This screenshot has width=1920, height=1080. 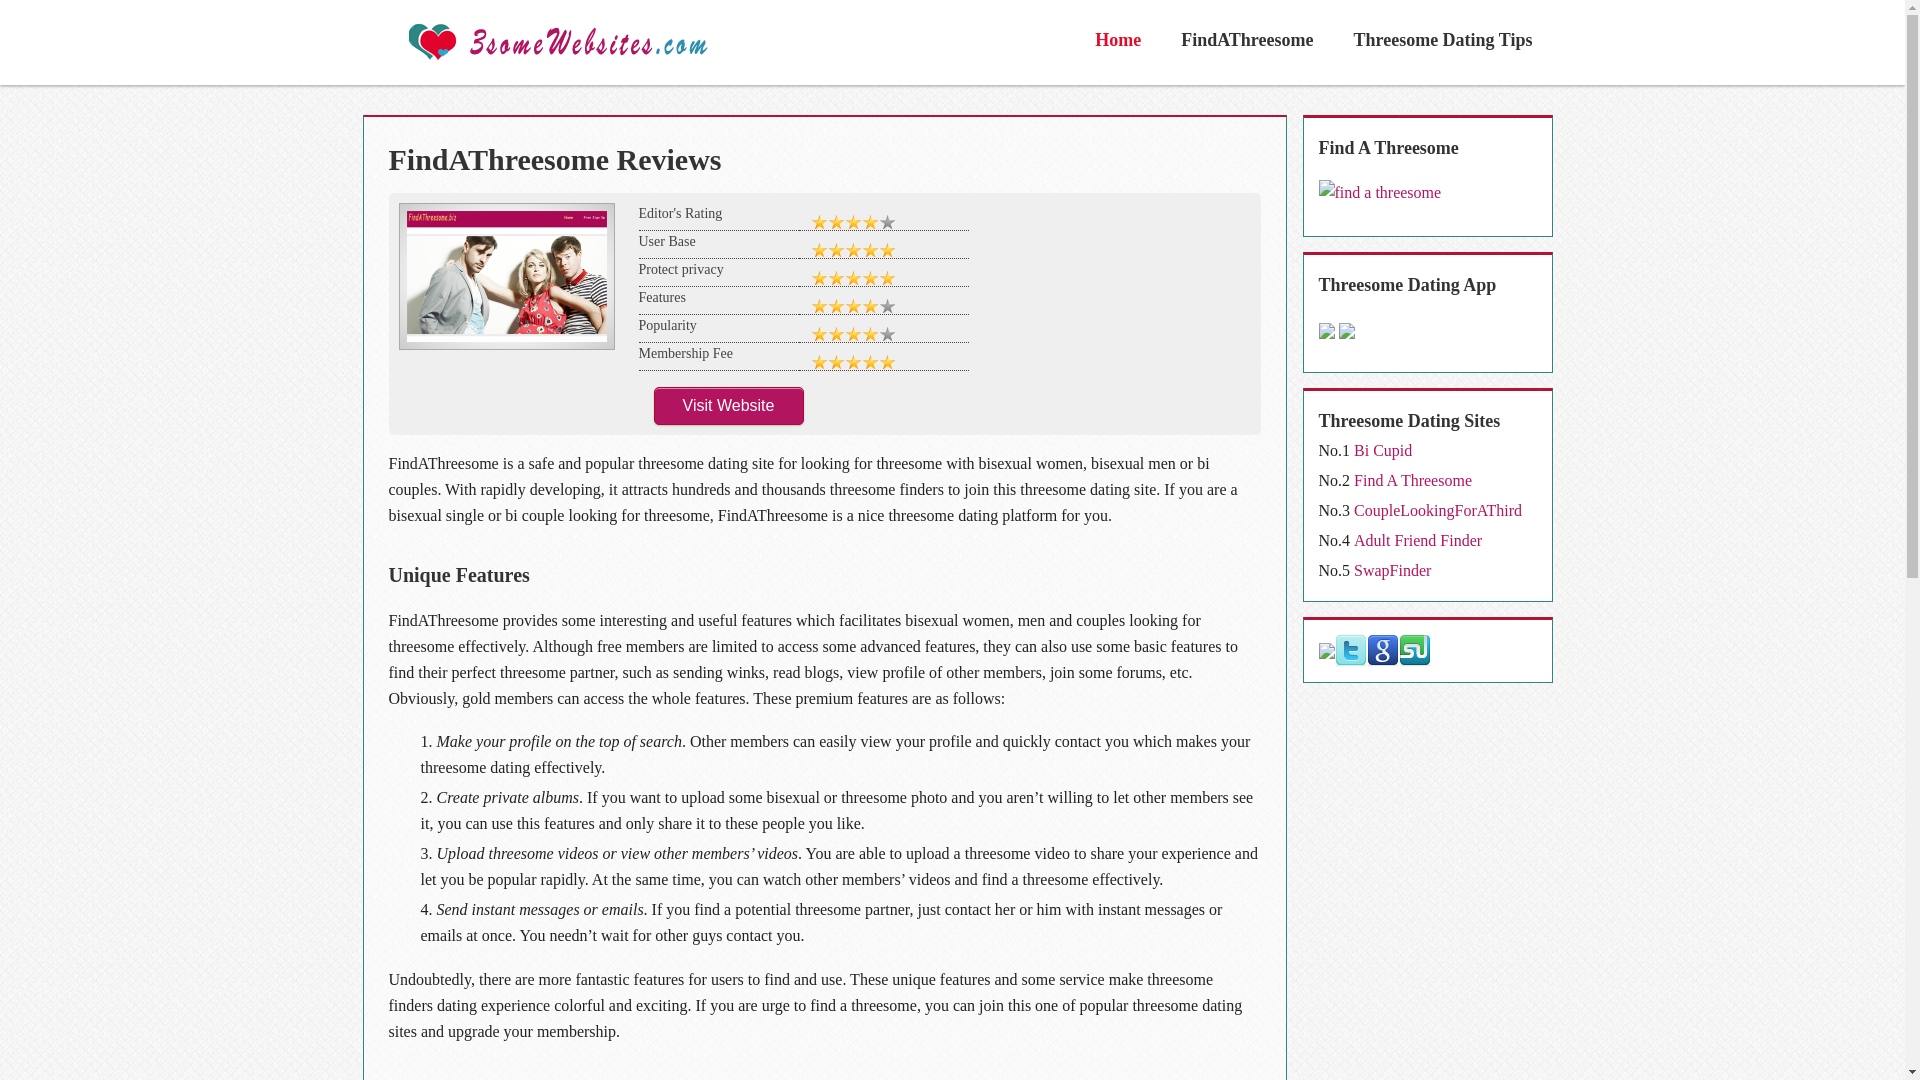 What do you see at coordinates (1416, 540) in the screenshot?
I see `'Adult Friend Finder'` at bounding box center [1416, 540].